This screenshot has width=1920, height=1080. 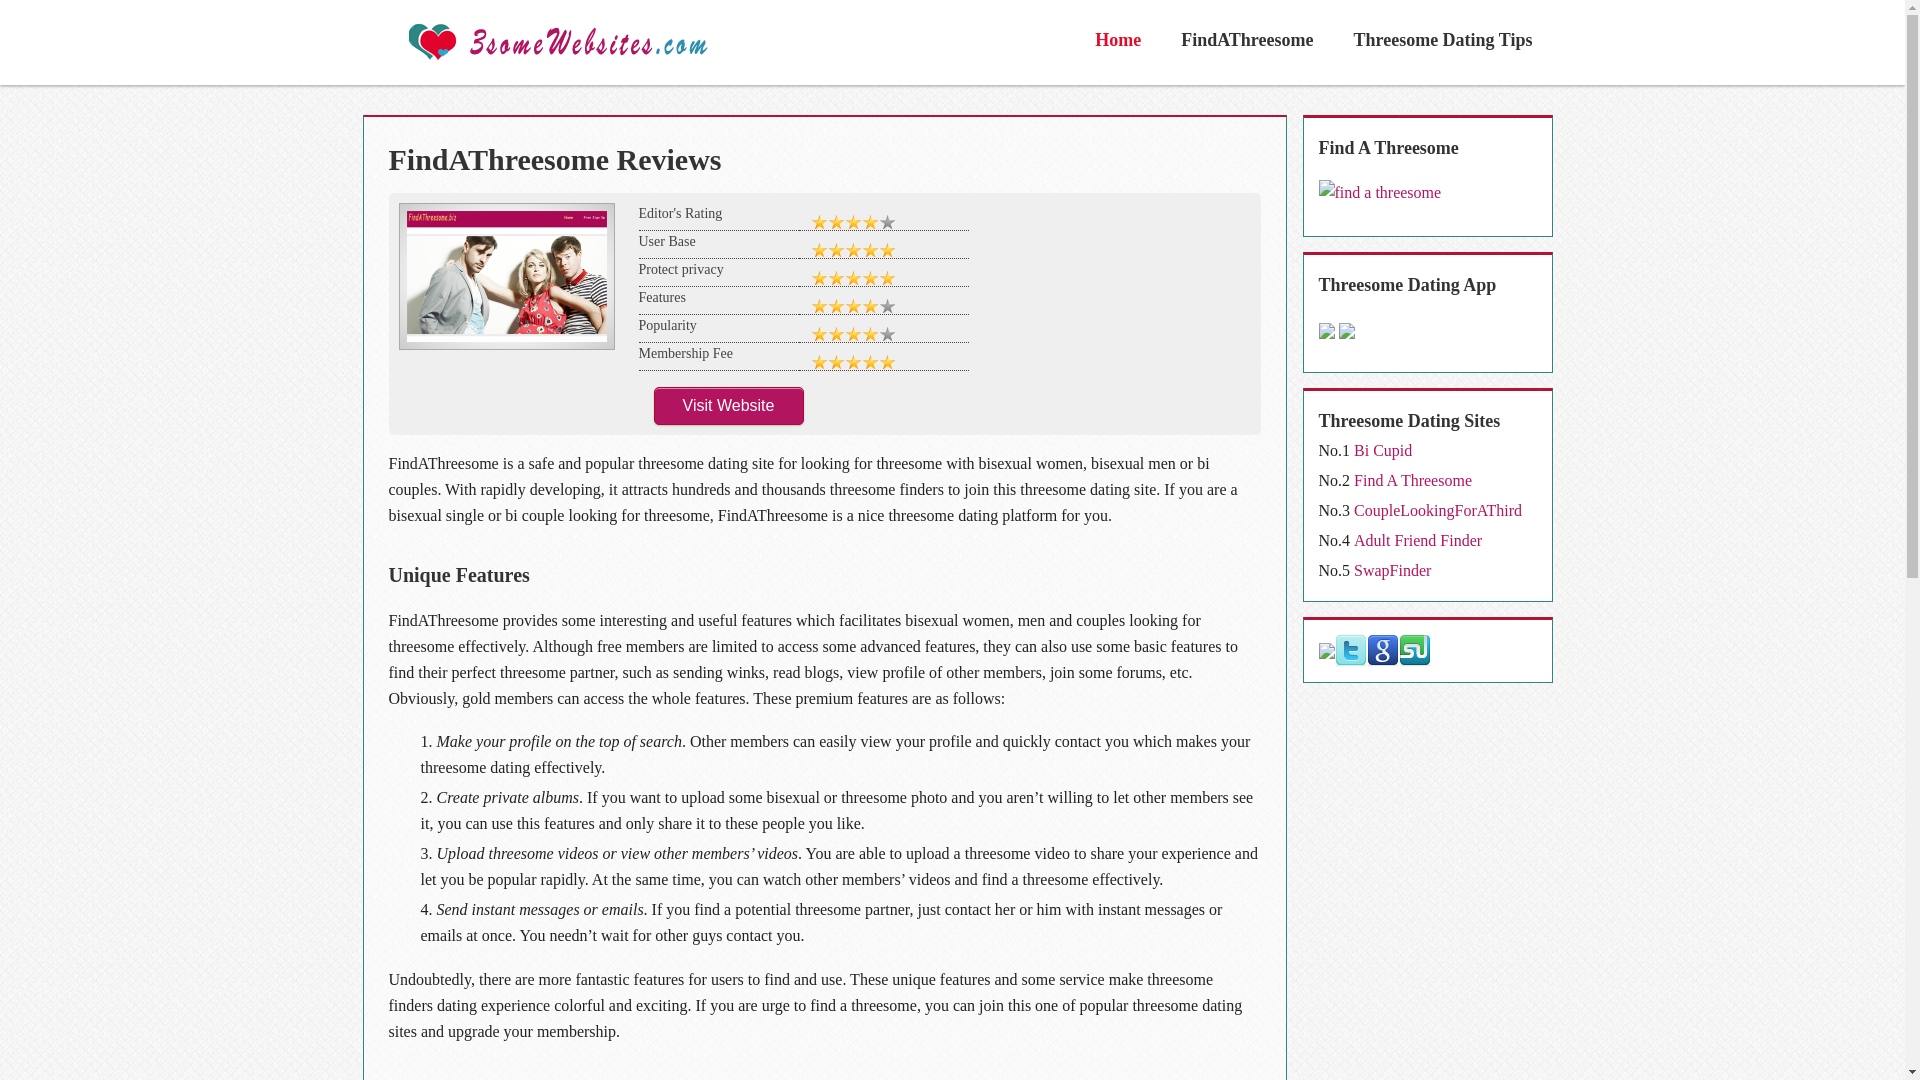 What do you see at coordinates (1416, 540) in the screenshot?
I see `'Adult Friend Finder'` at bounding box center [1416, 540].